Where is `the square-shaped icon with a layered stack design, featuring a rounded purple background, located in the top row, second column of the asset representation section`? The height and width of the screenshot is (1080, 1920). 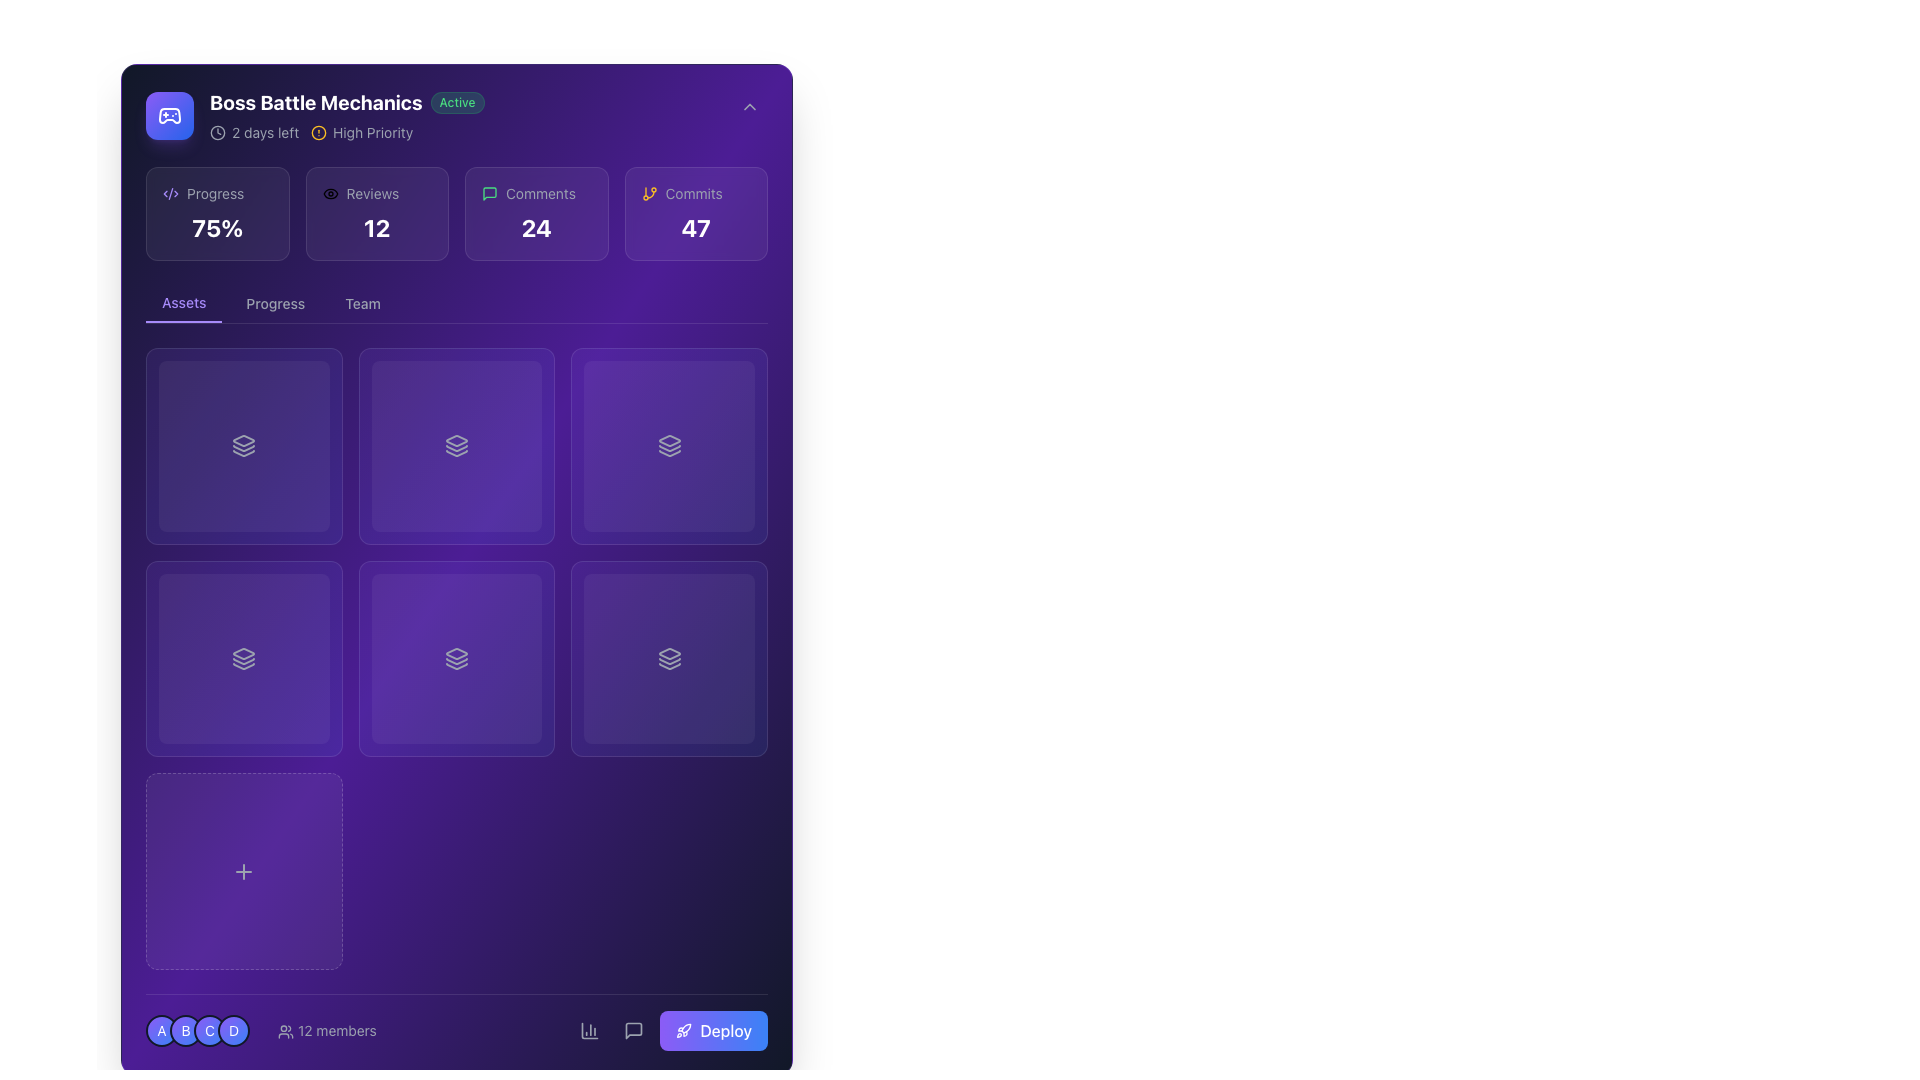
the square-shaped icon with a layered stack design, featuring a rounded purple background, located in the top row, second column of the asset representation section is located at coordinates (455, 445).